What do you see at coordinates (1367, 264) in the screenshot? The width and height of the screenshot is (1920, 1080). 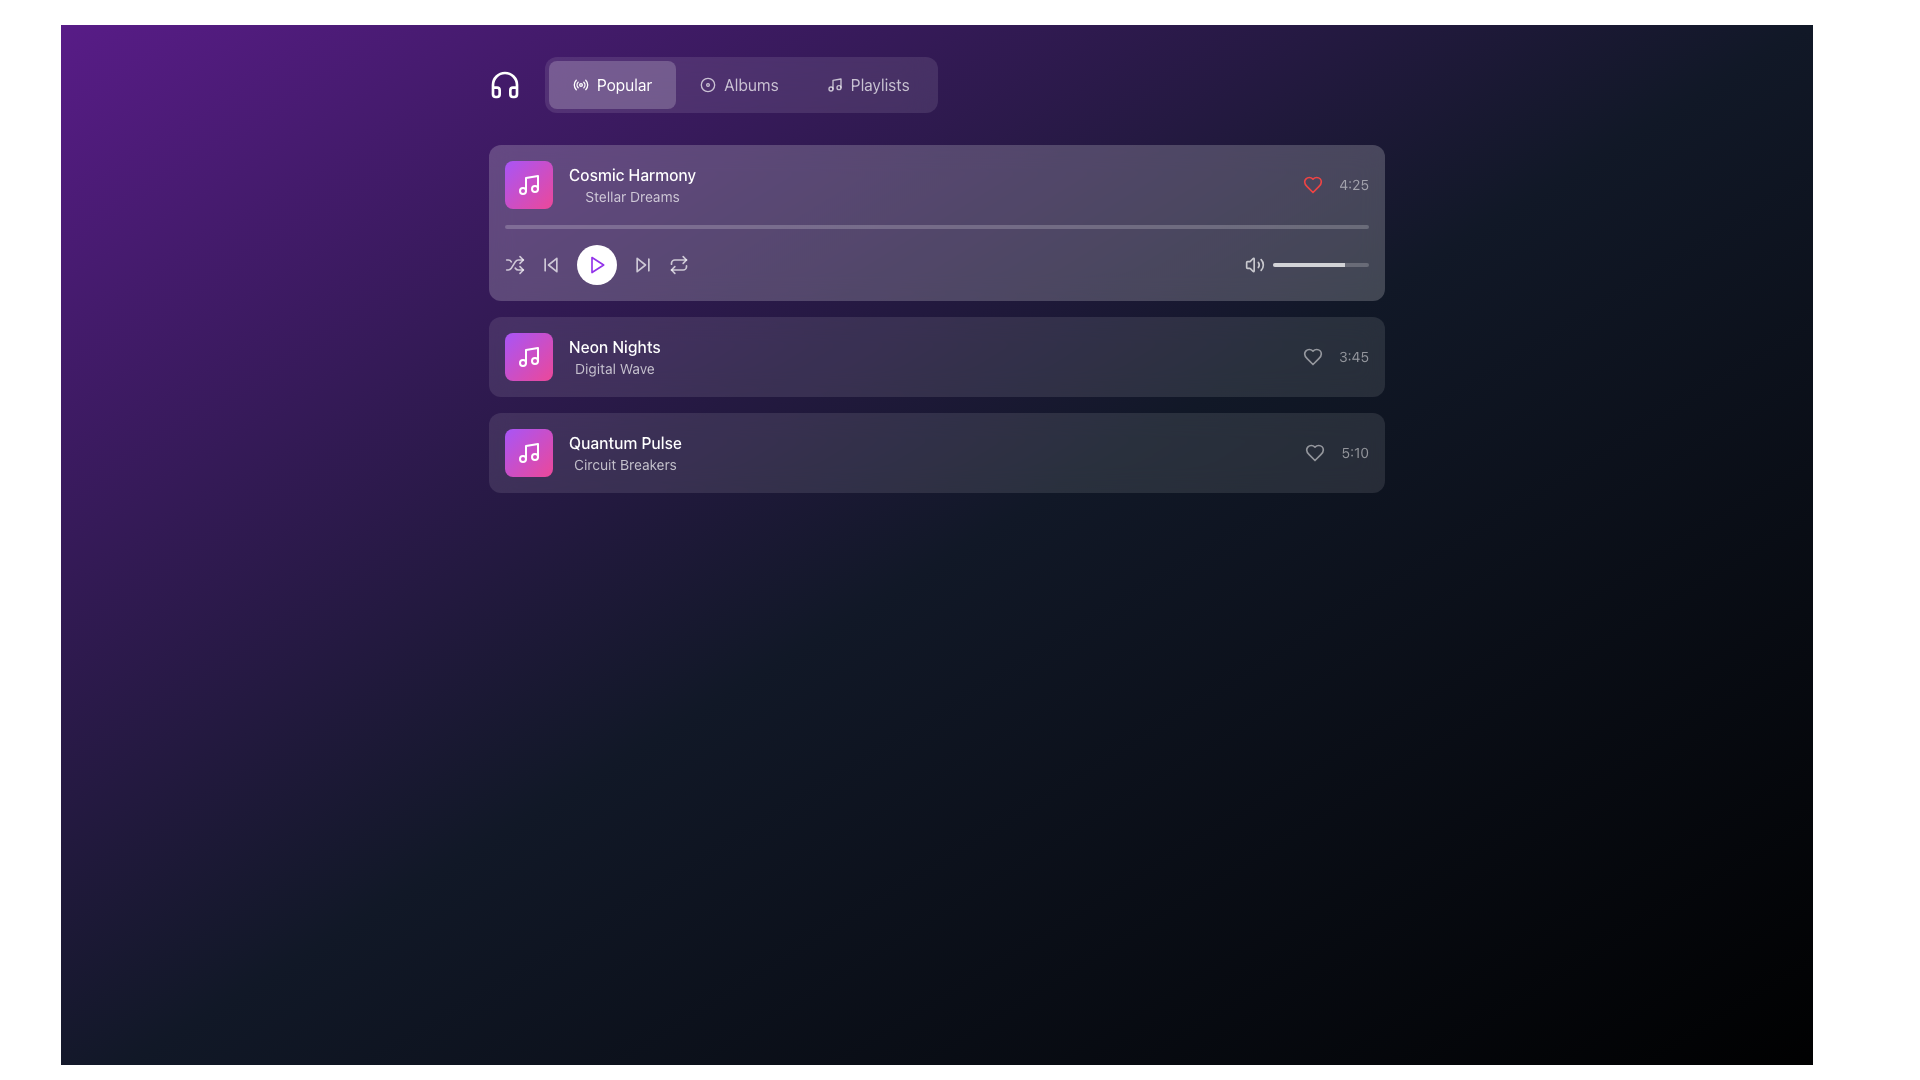 I see `the slider` at bounding box center [1367, 264].